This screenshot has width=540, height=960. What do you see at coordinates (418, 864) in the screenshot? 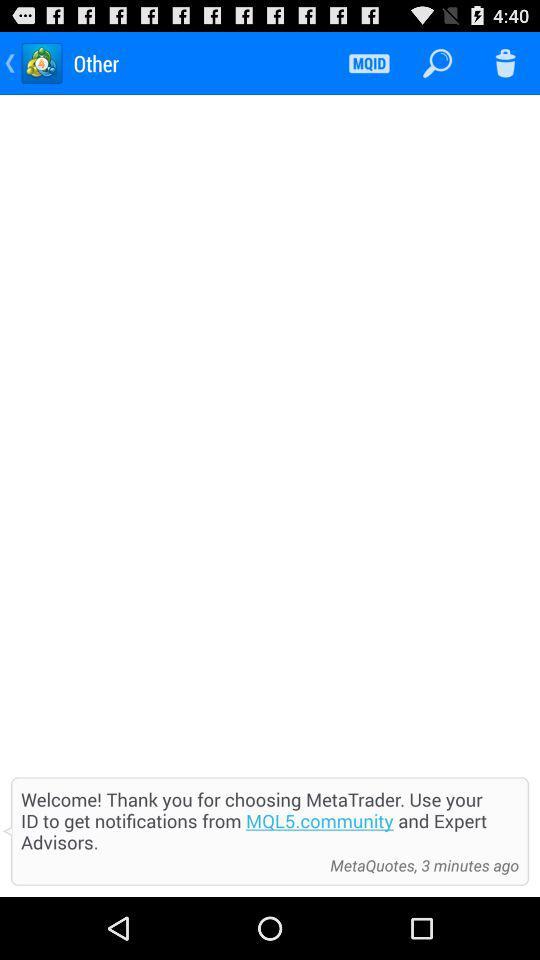
I see `the metaquotes 3 minutes` at bounding box center [418, 864].